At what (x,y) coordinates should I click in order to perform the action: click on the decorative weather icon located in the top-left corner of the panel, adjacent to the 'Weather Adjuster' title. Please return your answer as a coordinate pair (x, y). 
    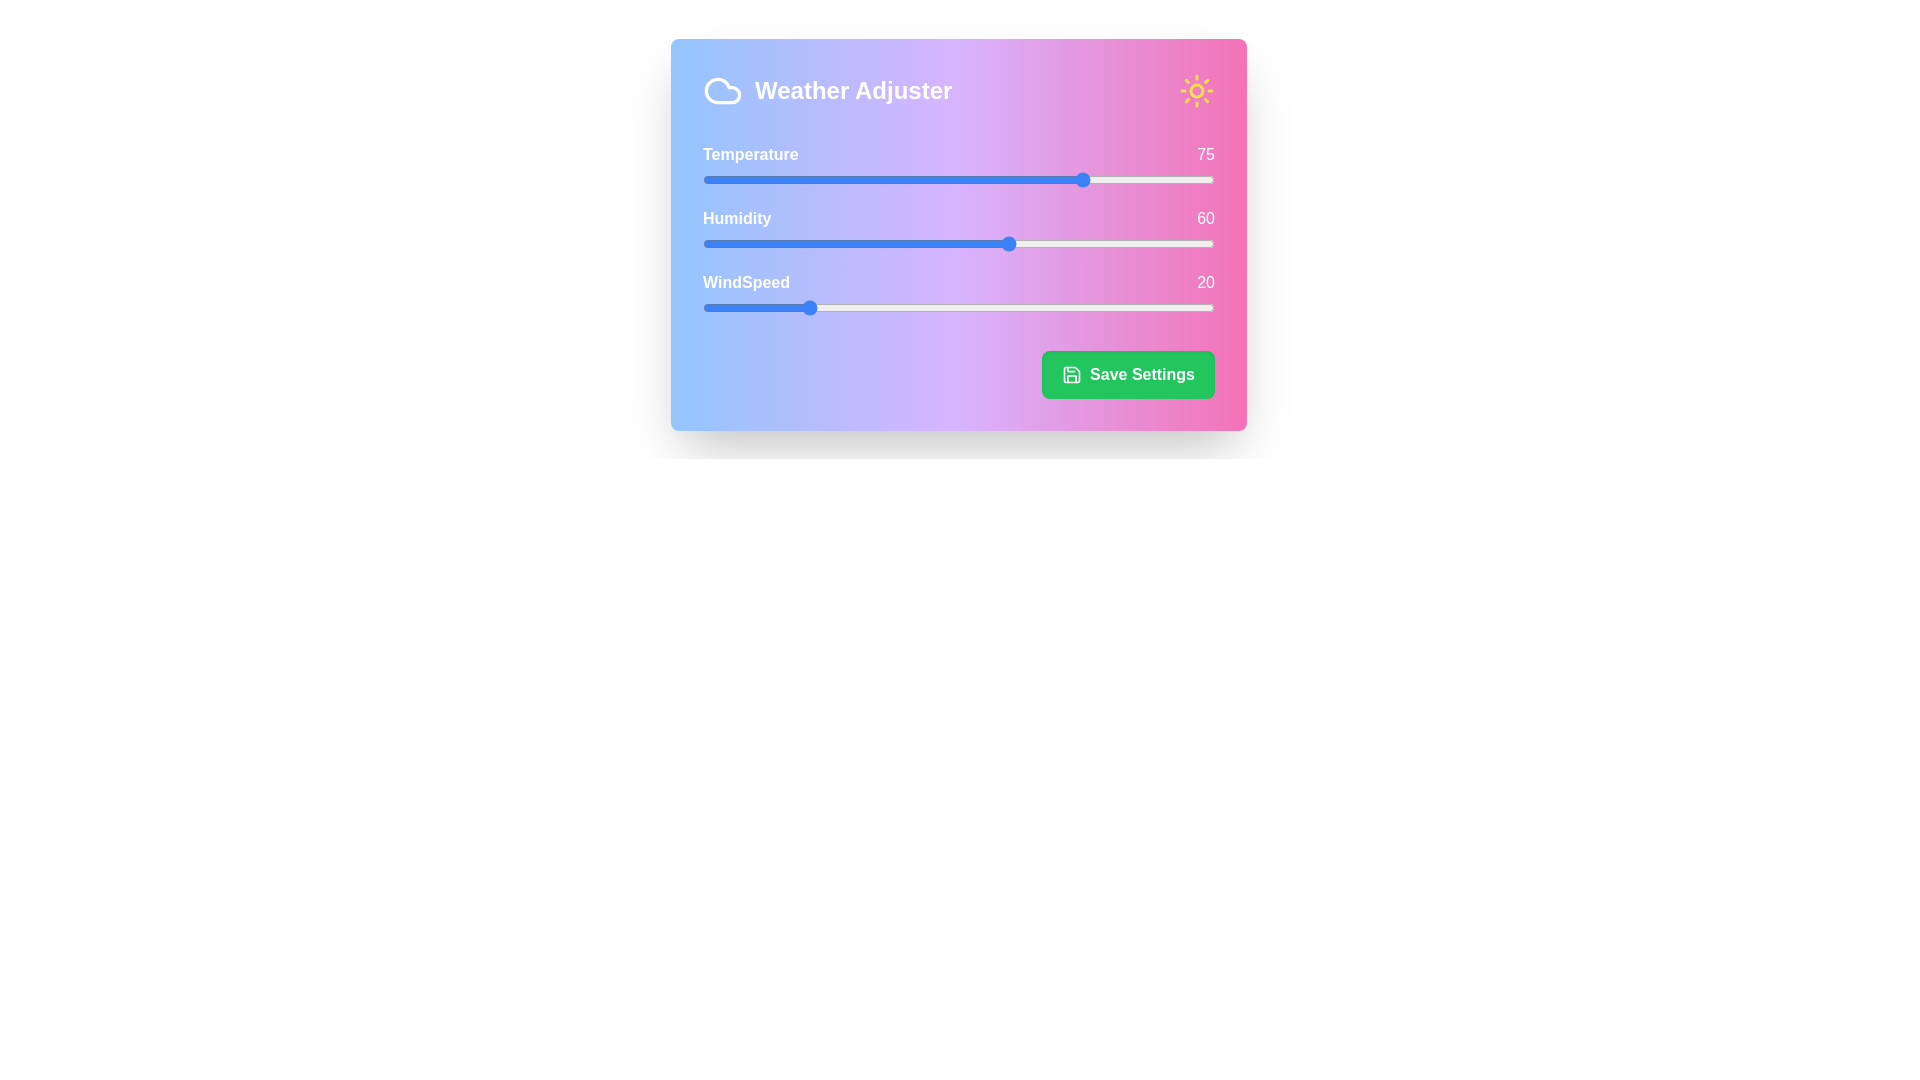
    Looking at the image, I should click on (722, 91).